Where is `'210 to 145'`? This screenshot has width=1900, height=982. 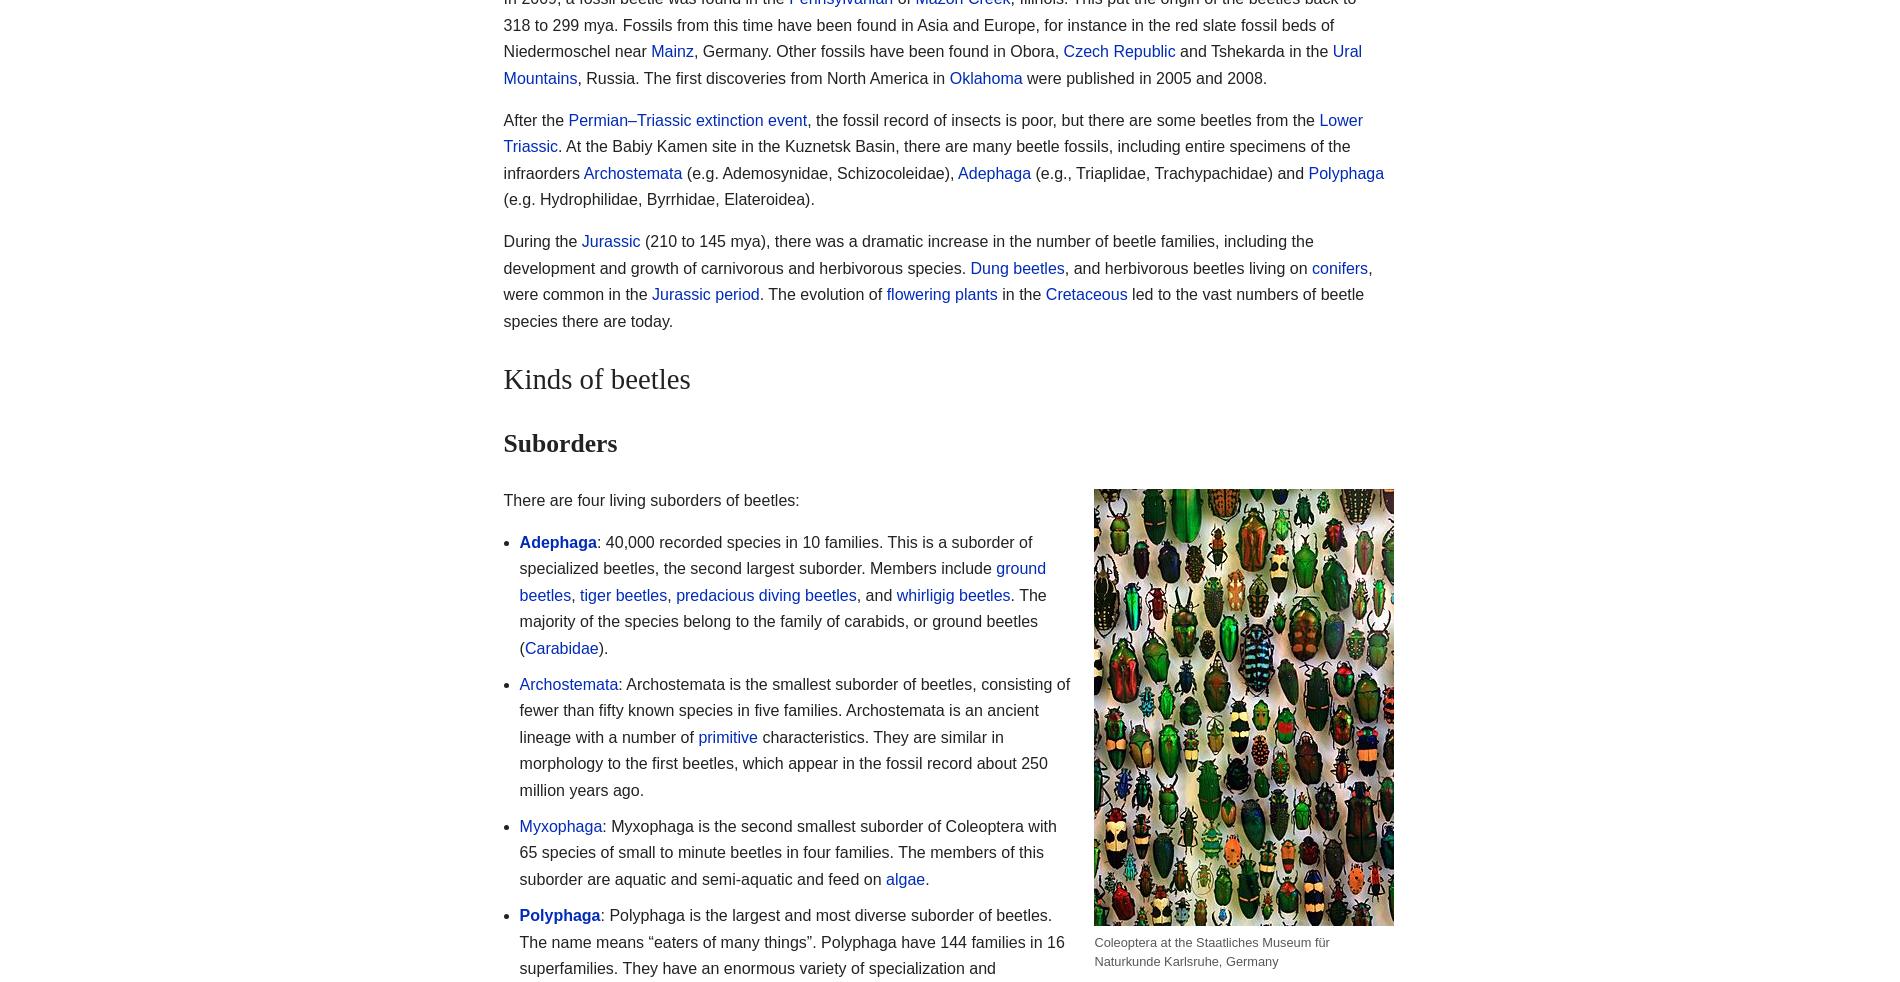 '210 to 145' is located at coordinates (687, 240).